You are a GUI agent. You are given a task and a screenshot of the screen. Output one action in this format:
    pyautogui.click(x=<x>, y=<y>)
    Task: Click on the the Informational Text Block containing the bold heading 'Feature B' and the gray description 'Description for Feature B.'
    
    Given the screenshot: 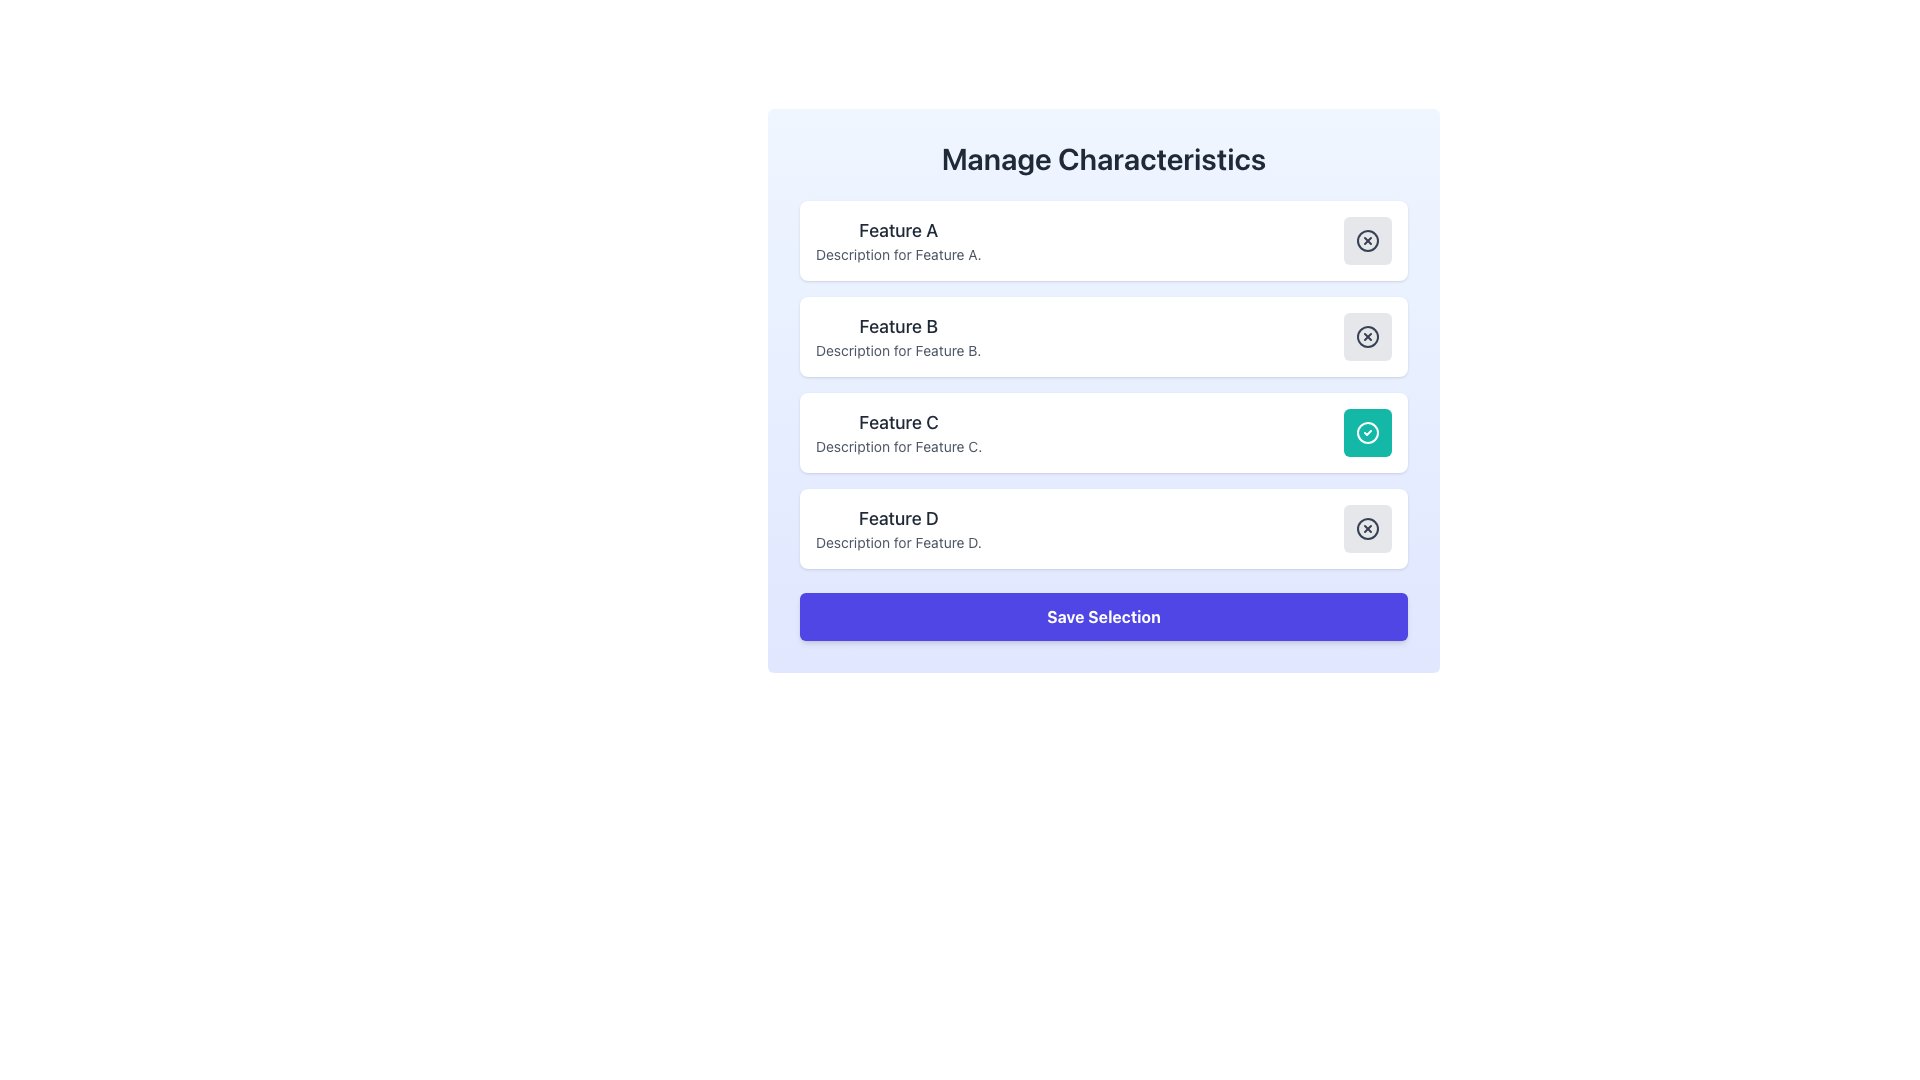 What is the action you would take?
    pyautogui.click(x=897, y=335)
    